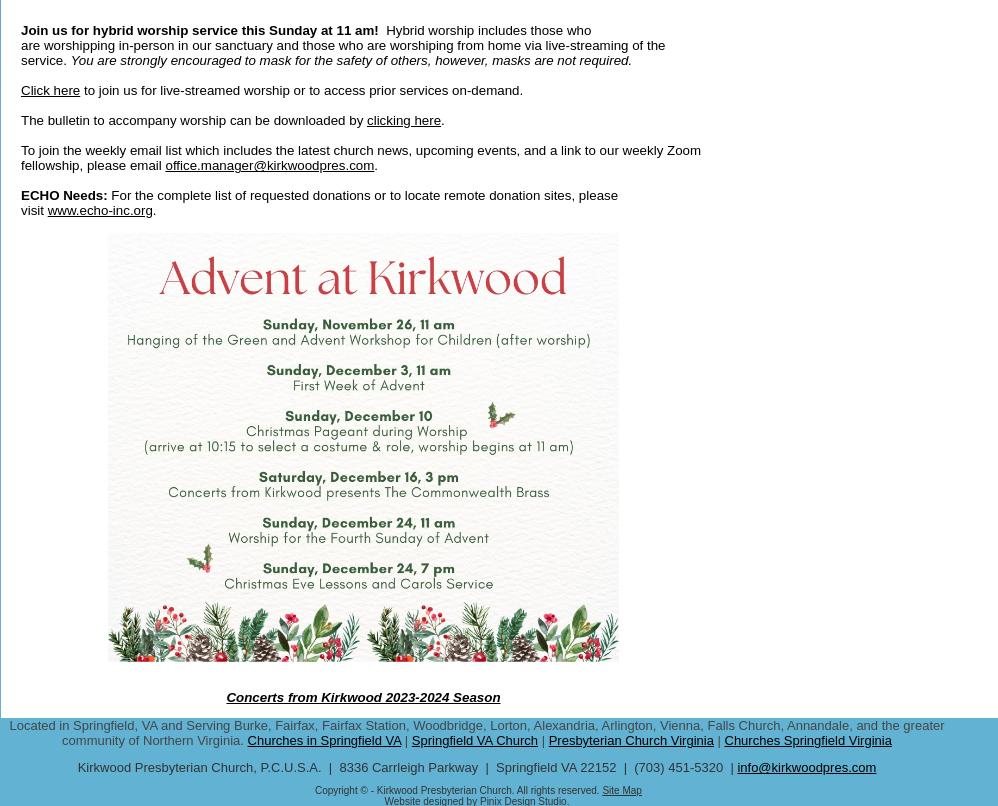 Image resolution: width=998 pixels, height=806 pixels. I want to click on 'Springfield VA Church', so click(473, 739).